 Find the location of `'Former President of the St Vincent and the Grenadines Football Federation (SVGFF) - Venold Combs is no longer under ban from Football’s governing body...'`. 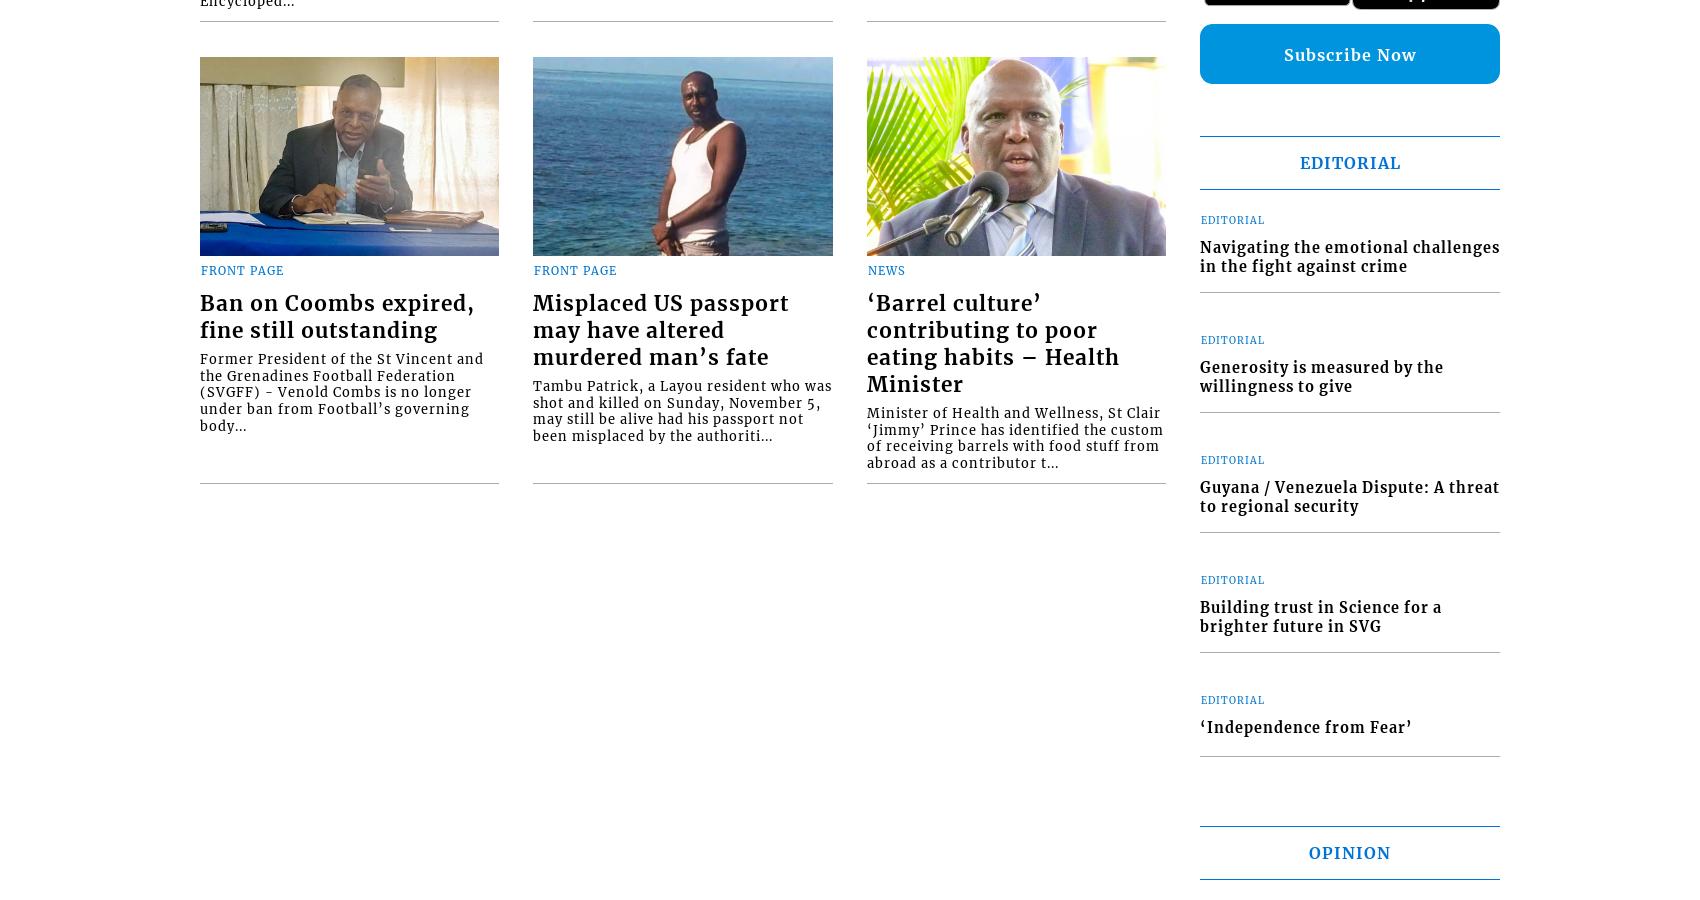

'Former President of the St Vincent and the Grenadines Football Federation (SVGFF) - Venold Combs is no longer under ban from Football’s governing body...' is located at coordinates (341, 392).